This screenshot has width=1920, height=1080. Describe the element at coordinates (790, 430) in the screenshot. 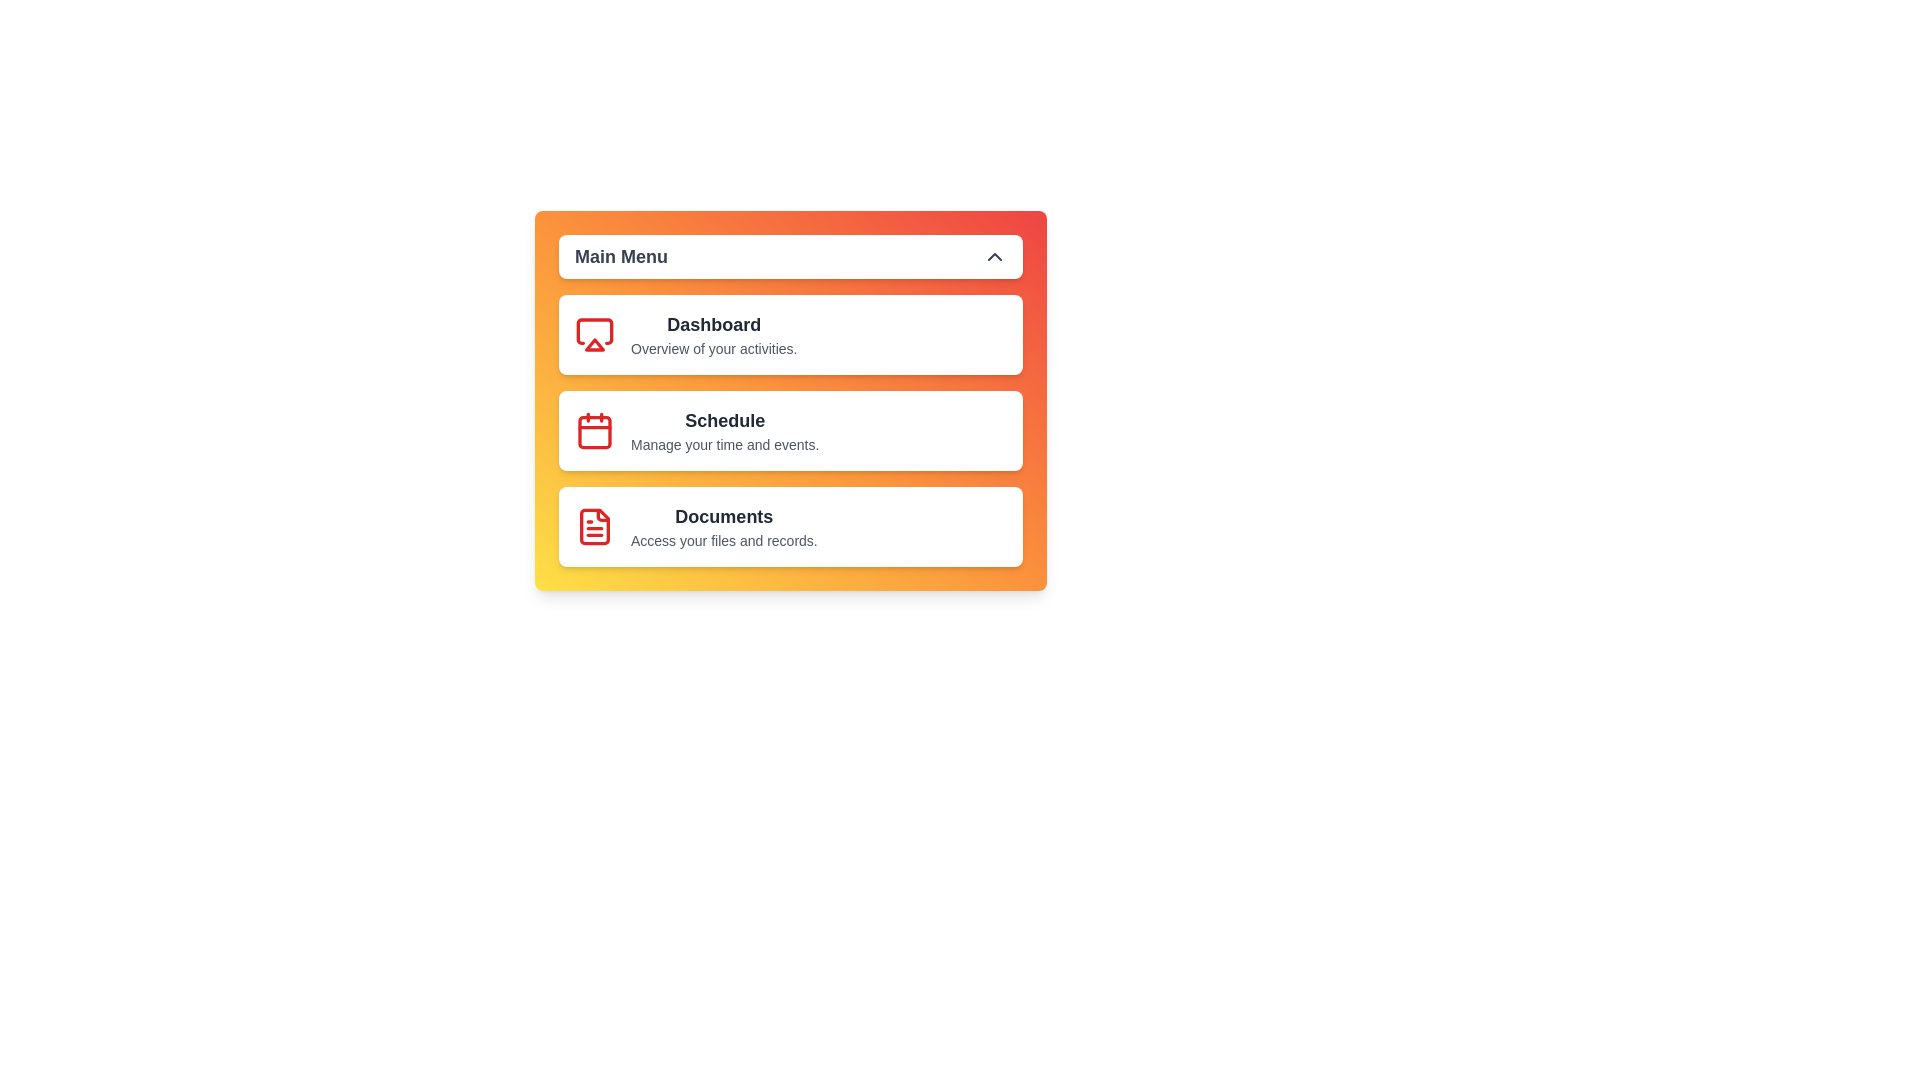

I see `the menu item Schedule by clicking on it` at that location.